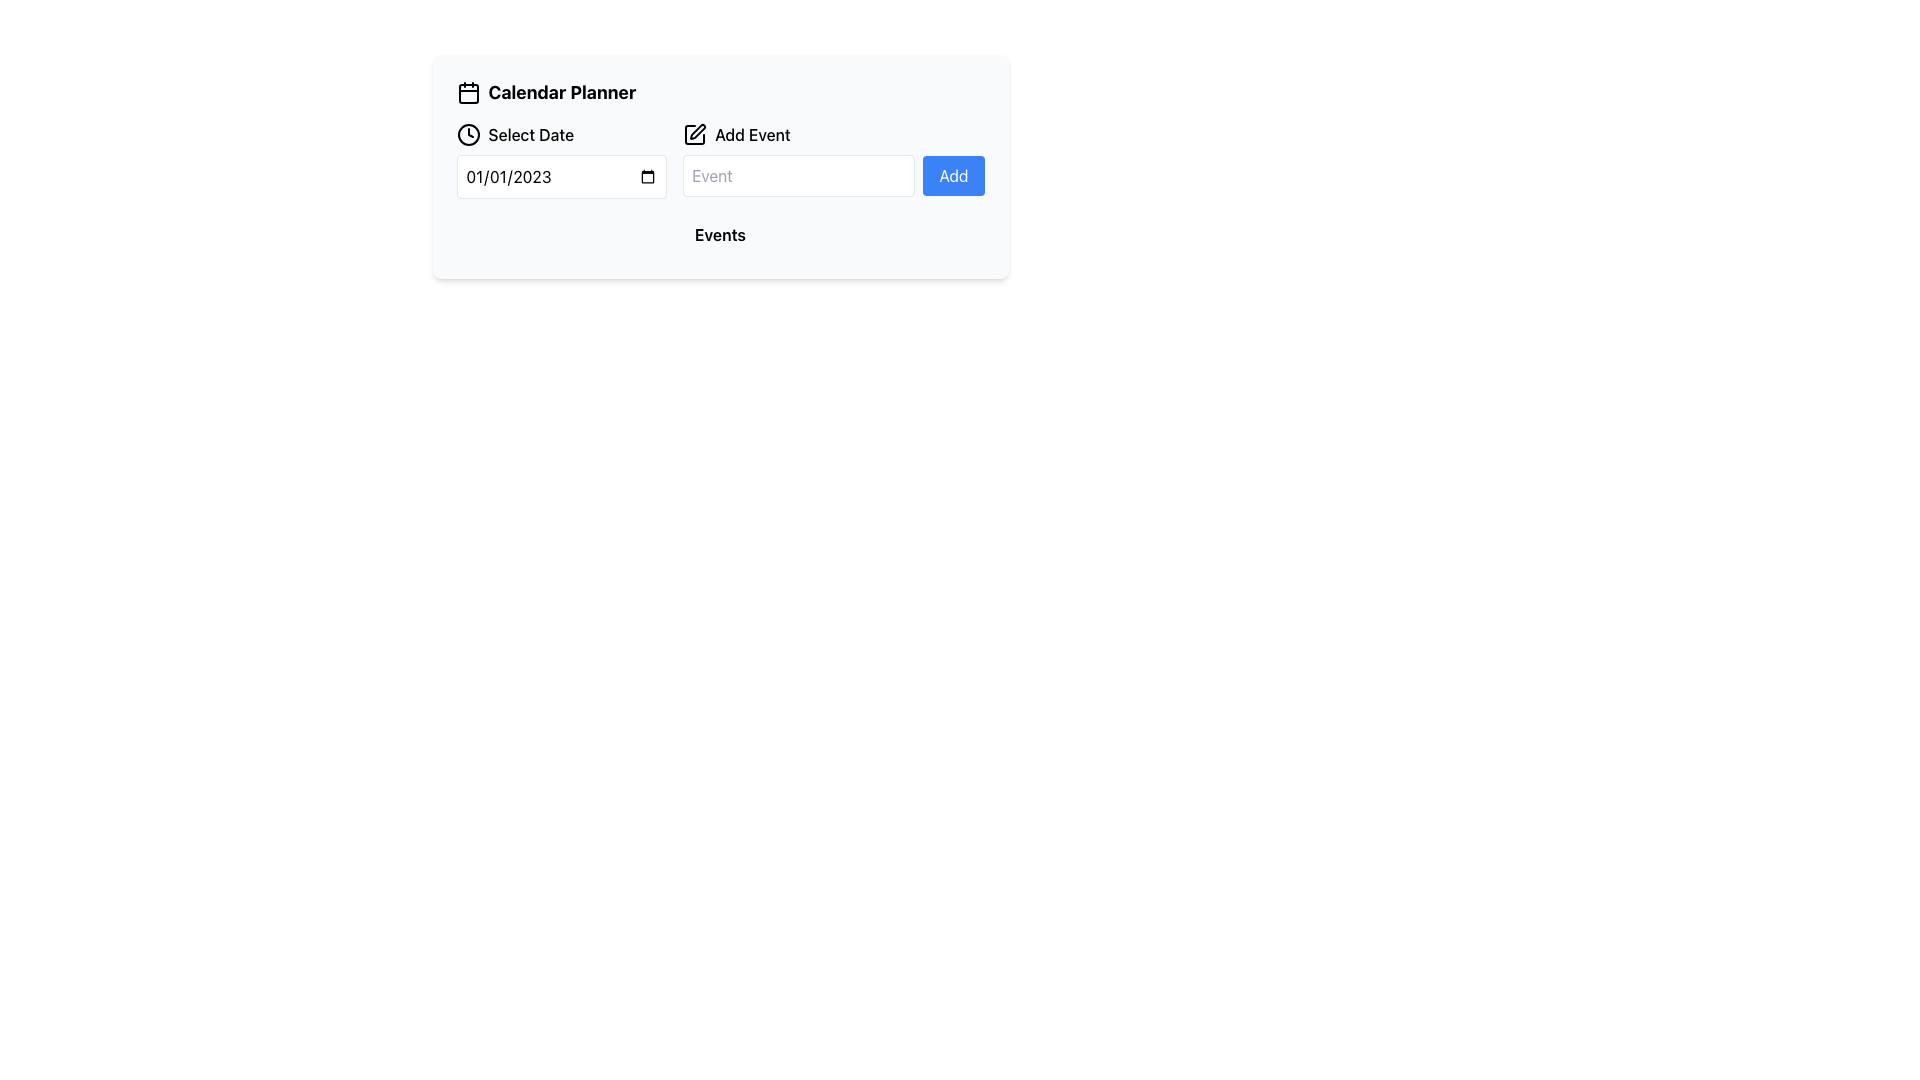 This screenshot has width=1920, height=1080. Describe the element at coordinates (695, 135) in the screenshot. I see `the pen icon located to the left of the 'Add Event' label, which is part of a grouped arrangement in the second row of the interface below 'Calendar Planner'` at that location.